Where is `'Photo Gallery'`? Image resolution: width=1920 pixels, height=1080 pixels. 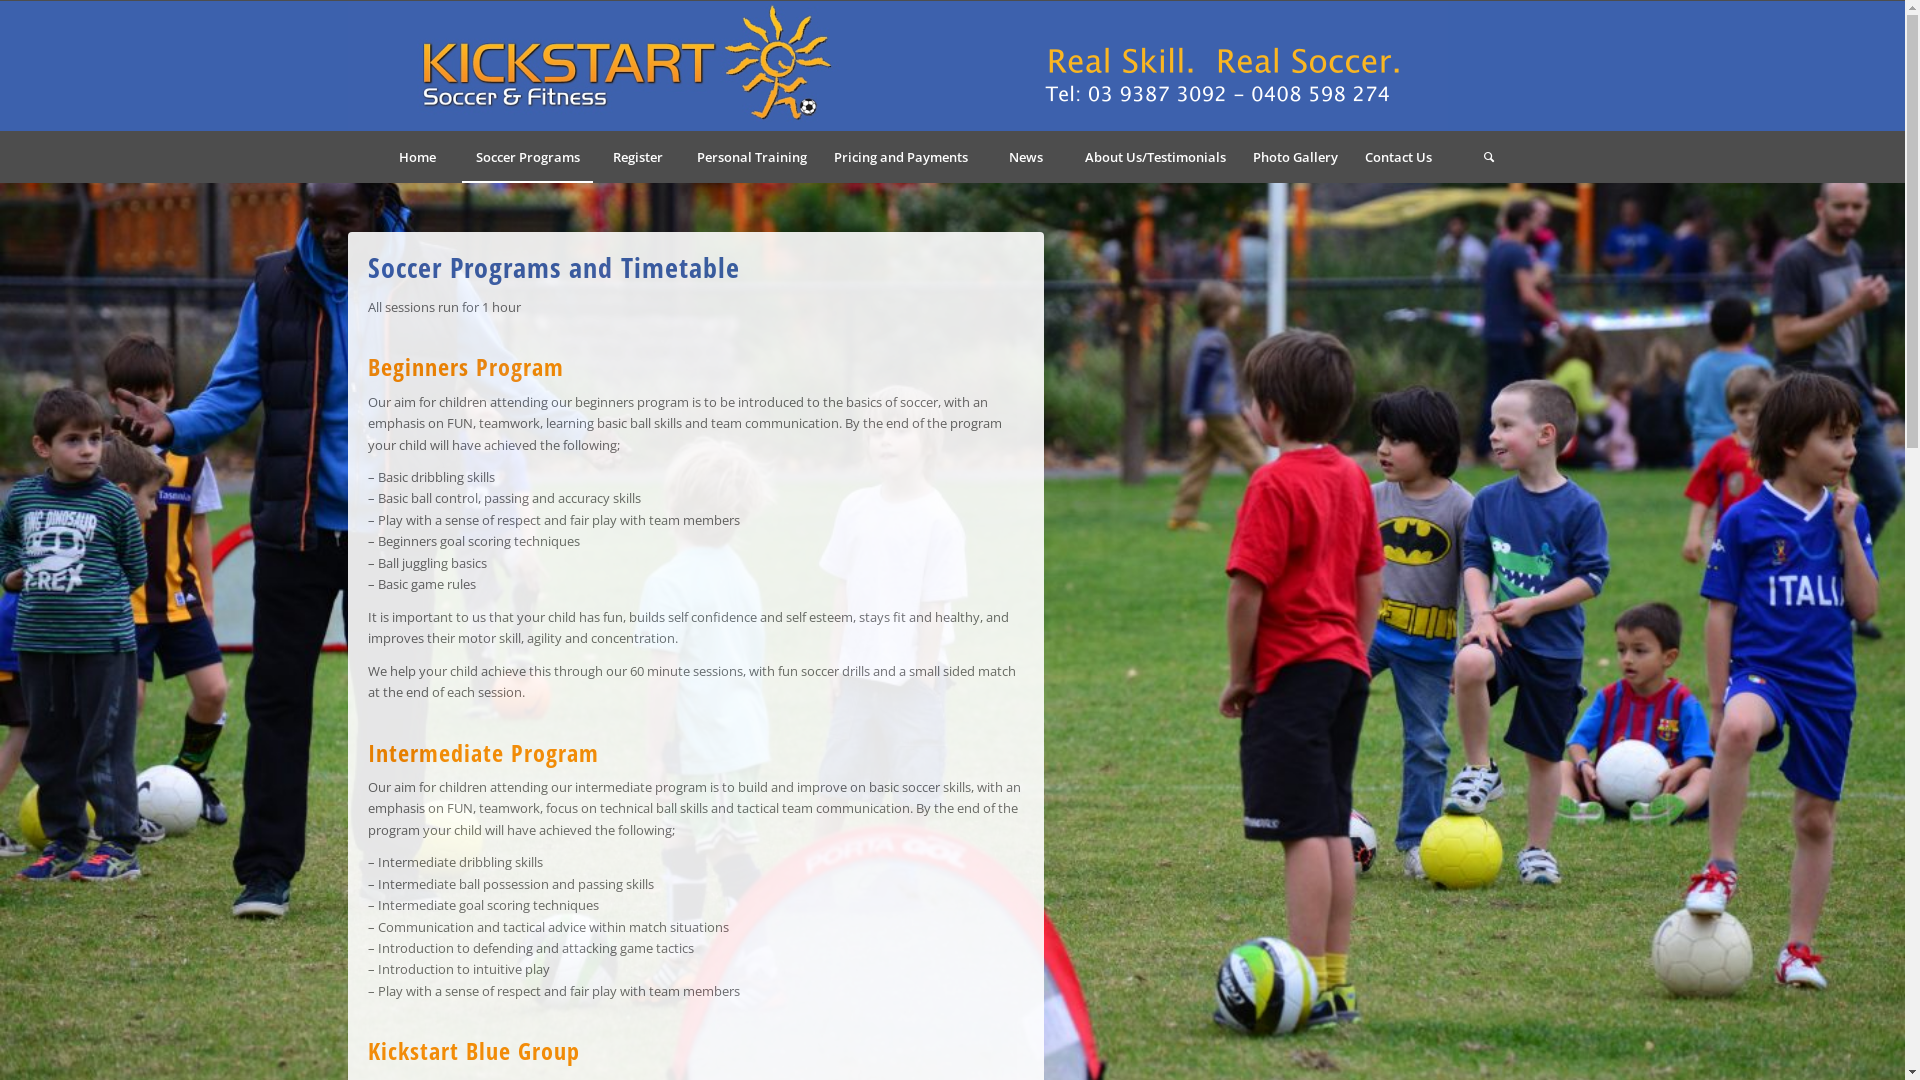
'Photo Gallery' is located at coordinates (1294, 156).